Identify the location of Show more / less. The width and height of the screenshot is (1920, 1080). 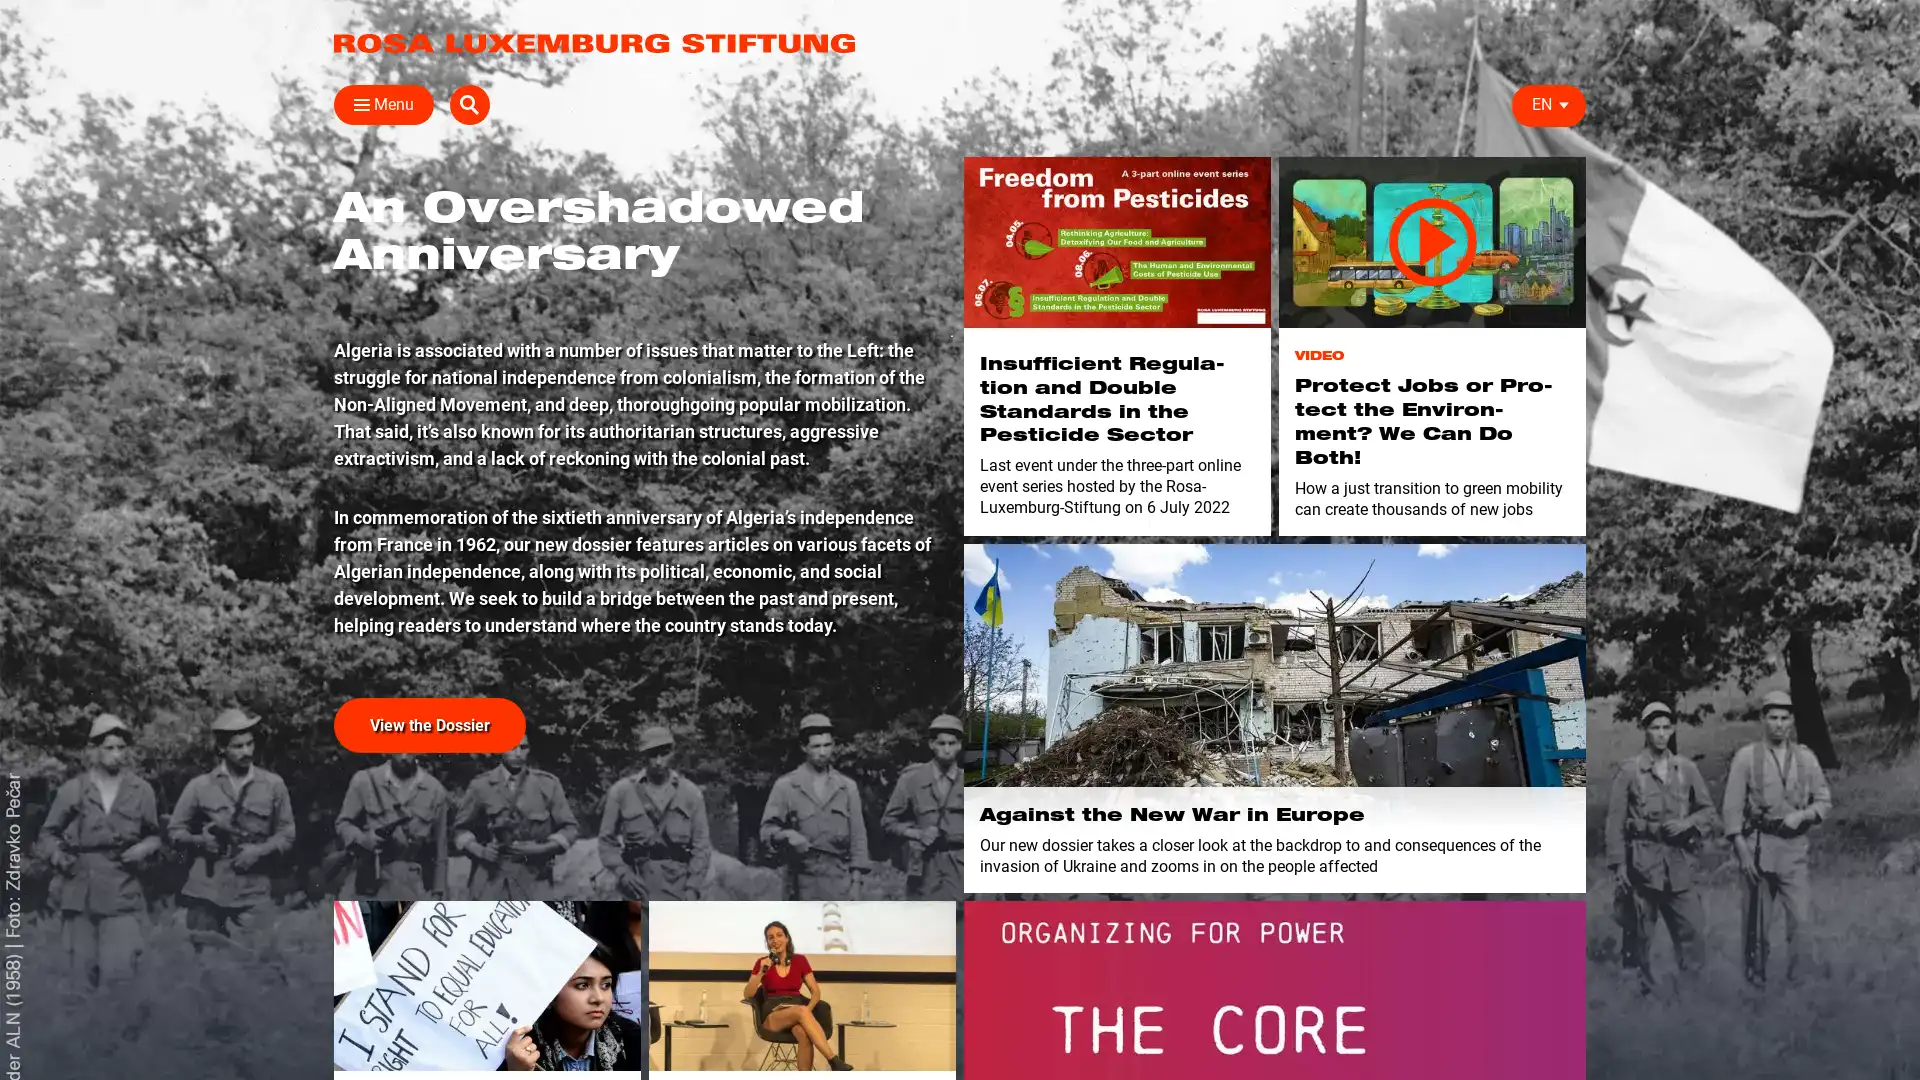
(325, 459).